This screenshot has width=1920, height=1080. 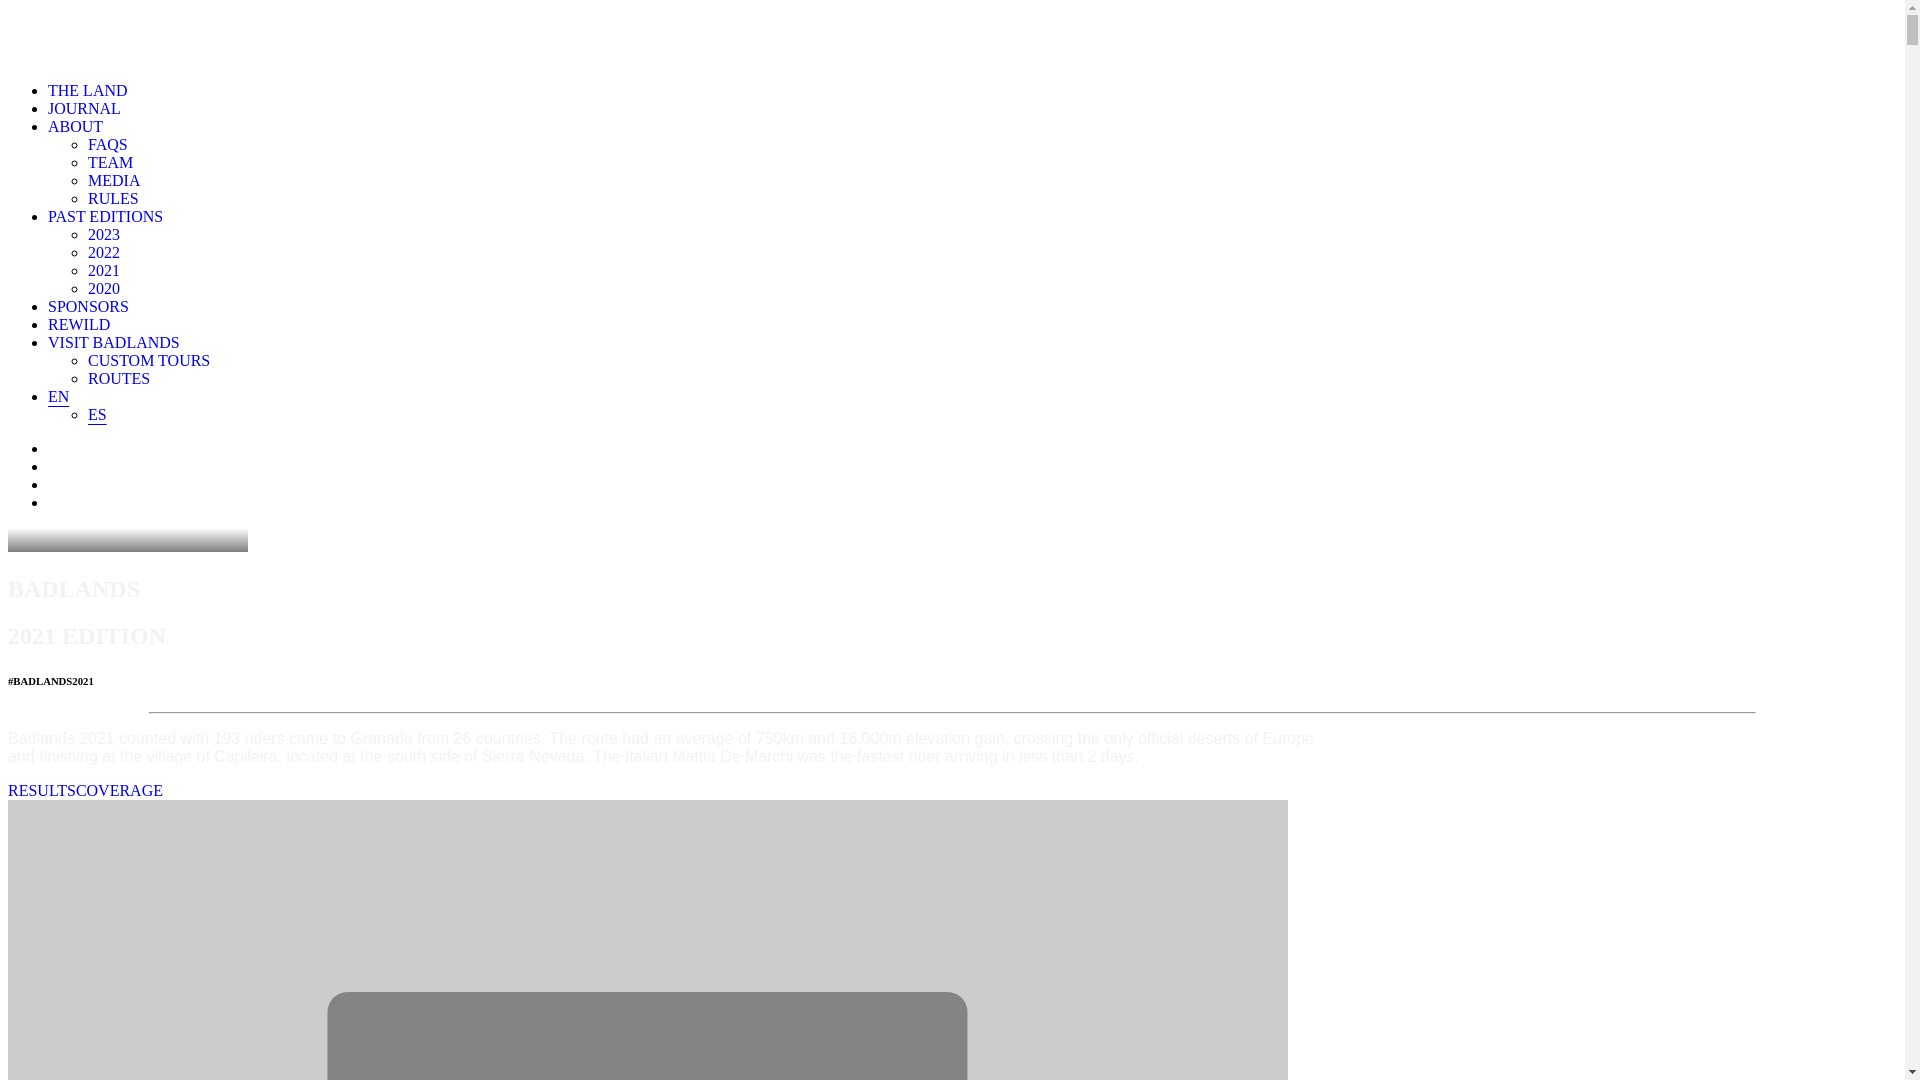 I want to click on 'MEDIA', so click(x=113, y=180).